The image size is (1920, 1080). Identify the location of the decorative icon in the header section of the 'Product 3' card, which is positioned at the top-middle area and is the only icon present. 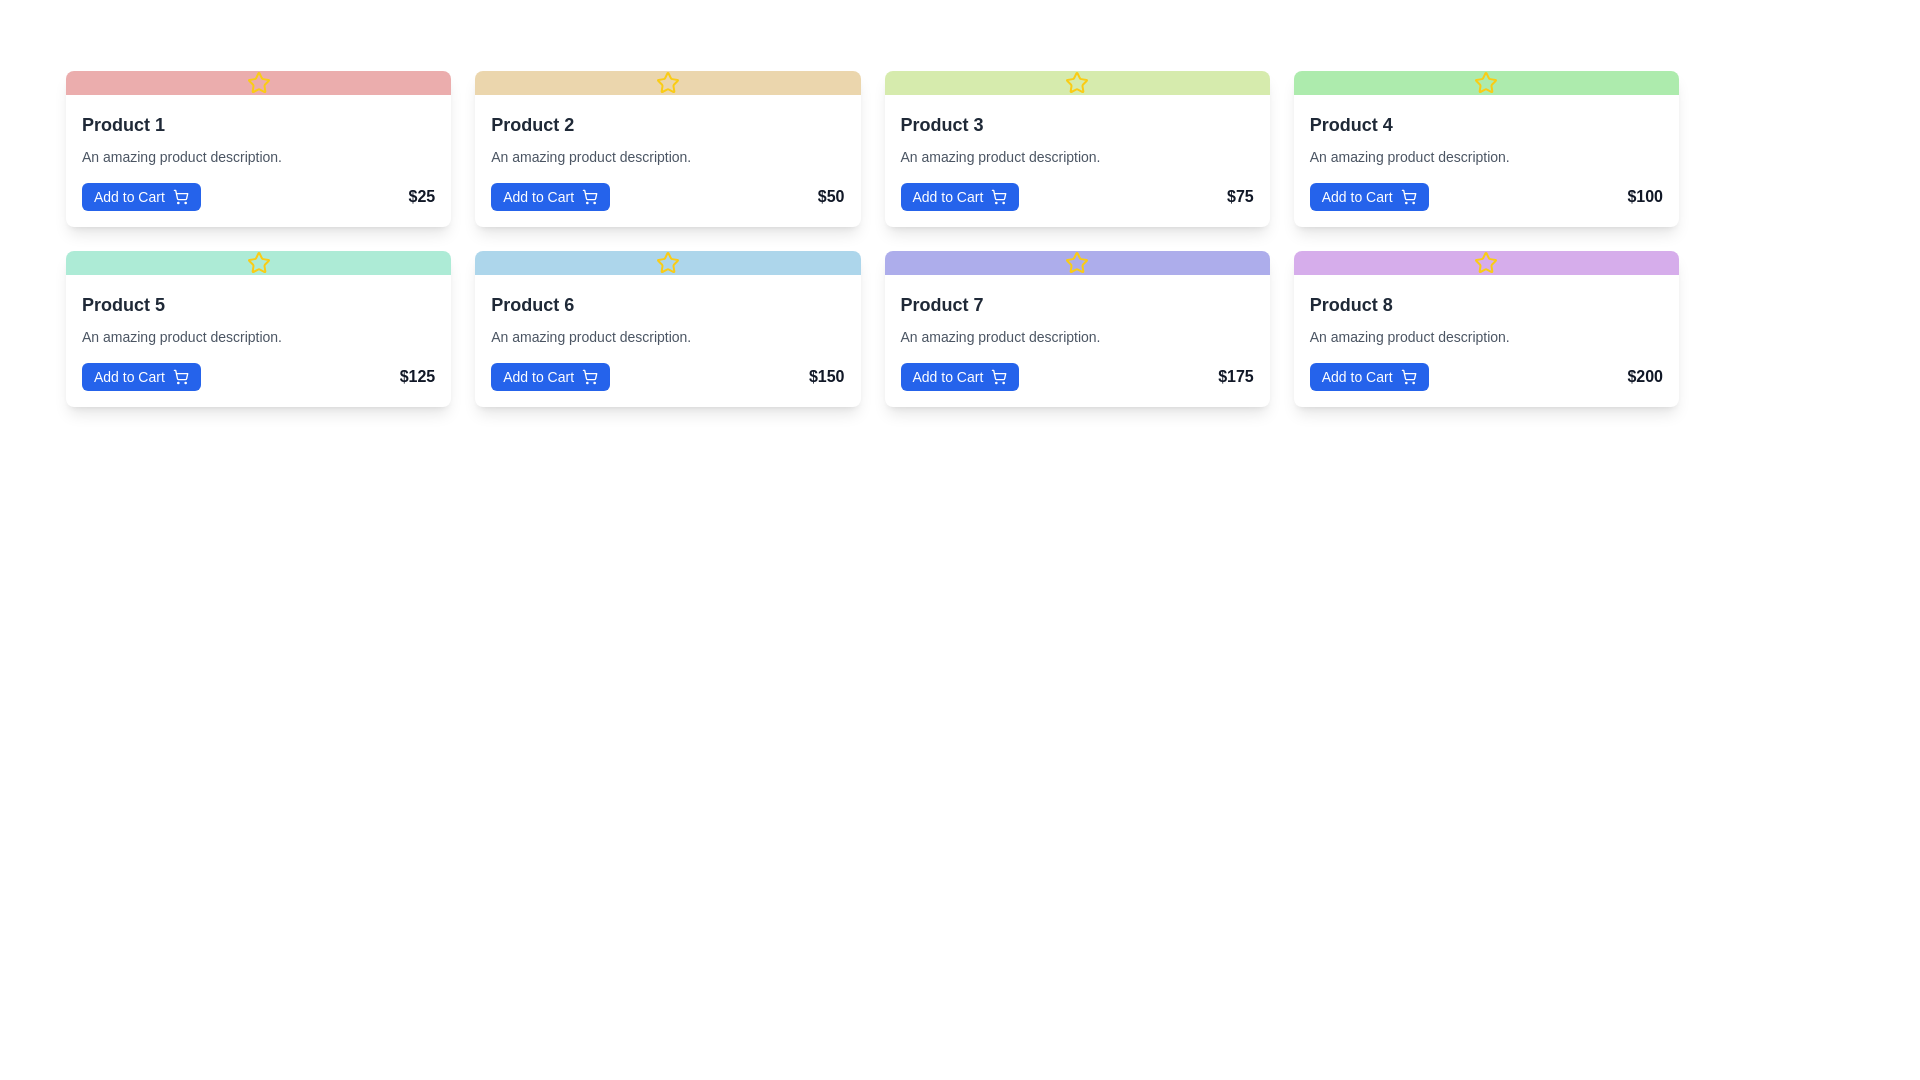
(1076, 82).